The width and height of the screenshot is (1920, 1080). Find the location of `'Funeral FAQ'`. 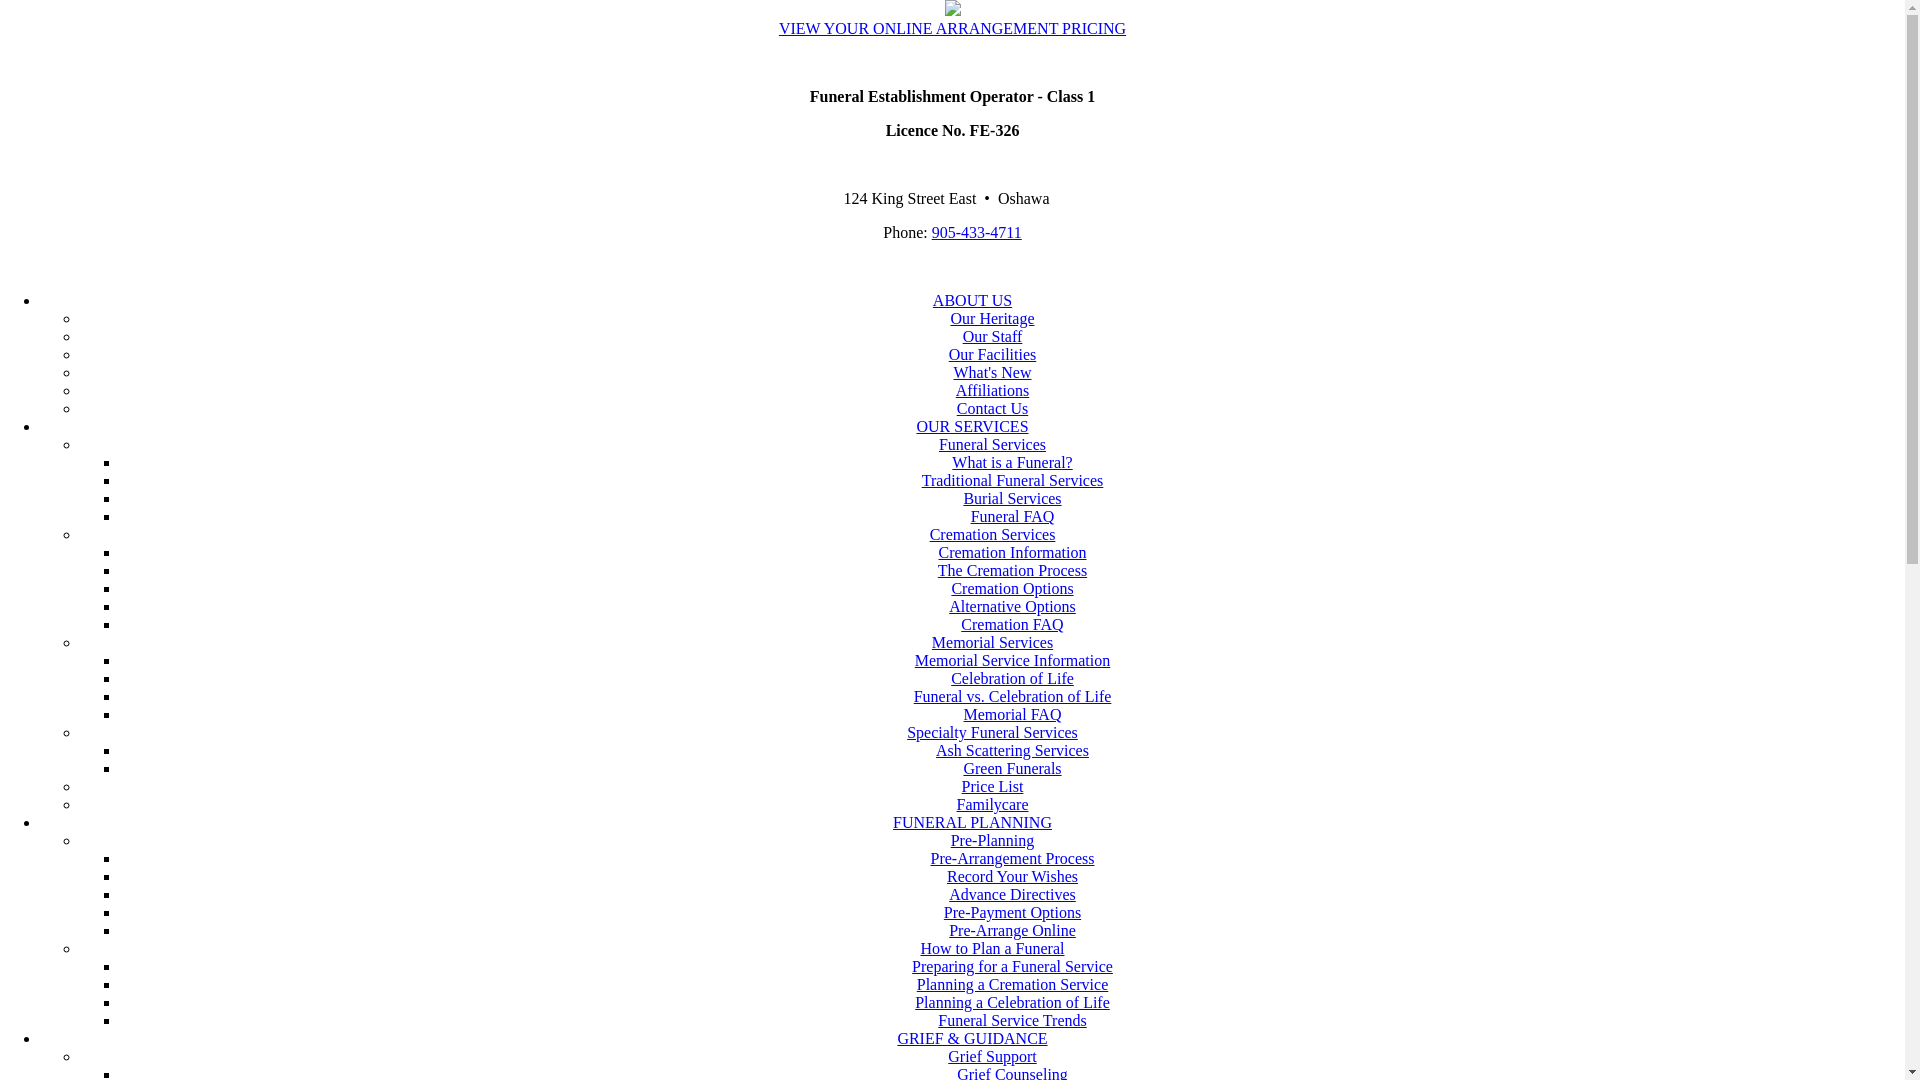

'Funeral FAQ' is located at coordinates (1012, 515).